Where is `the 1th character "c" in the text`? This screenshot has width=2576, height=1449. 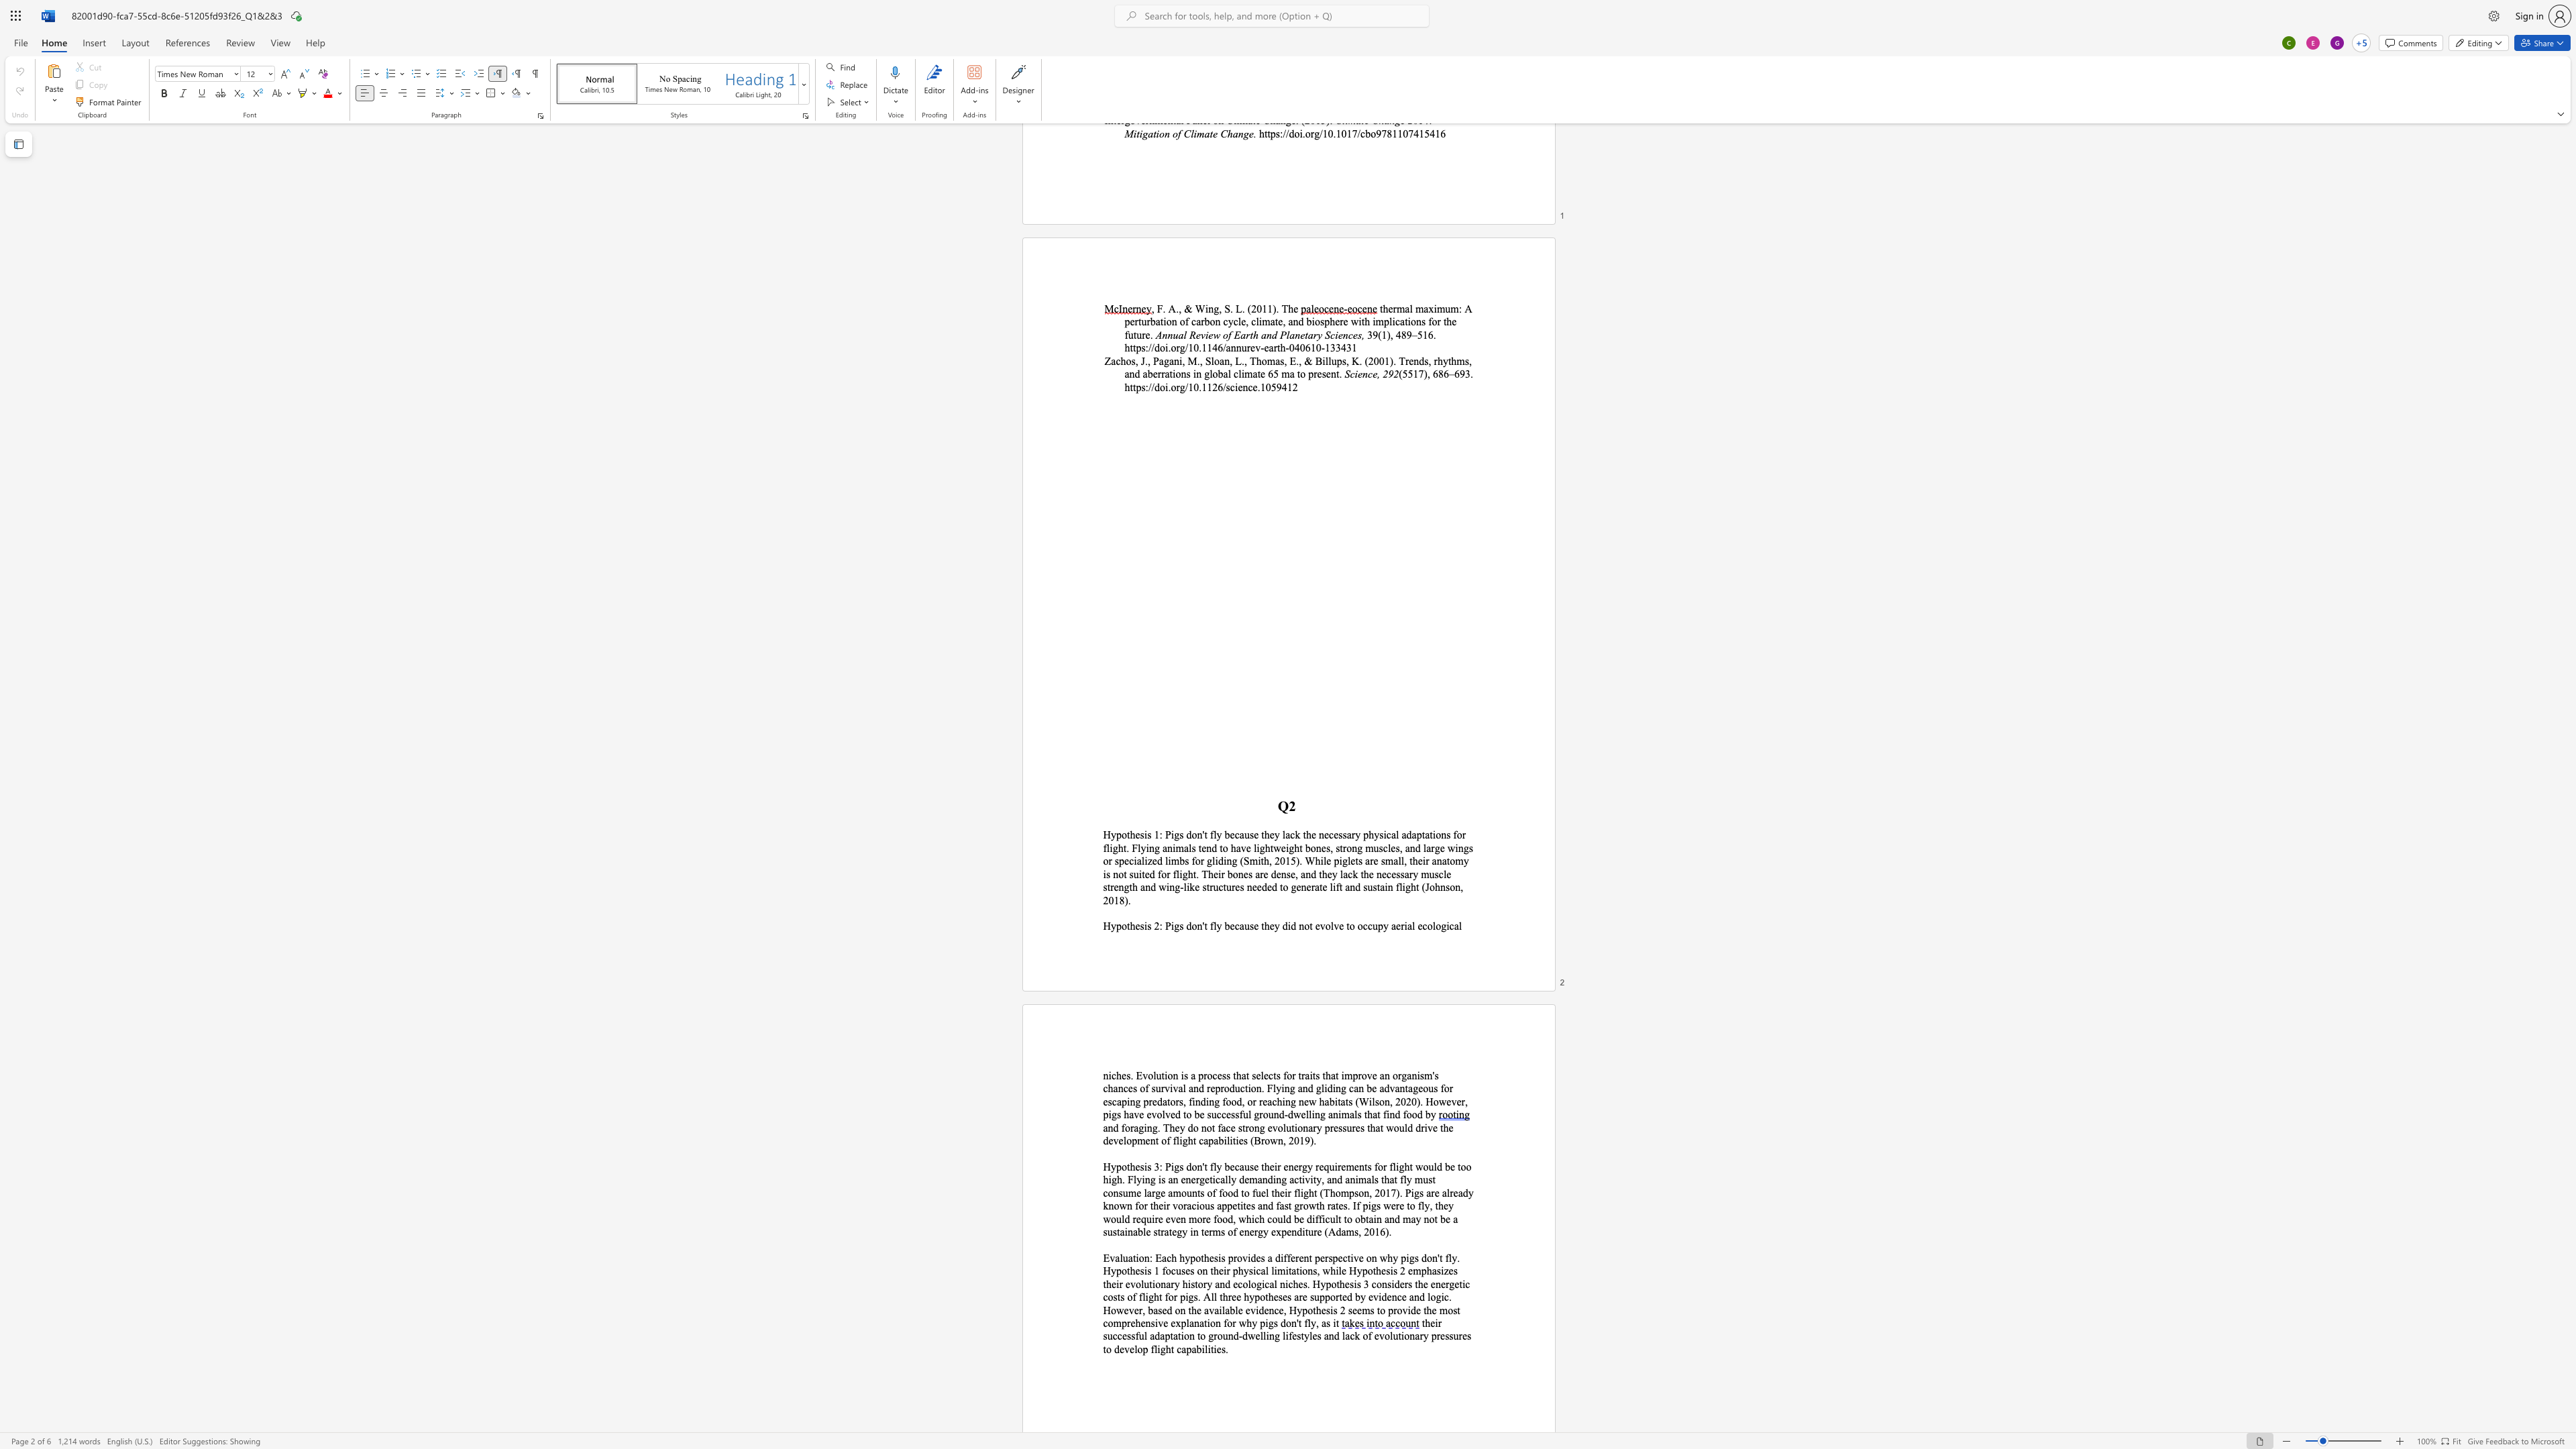
the 1th character "c" in the text is located at coordinates (1236, 924).